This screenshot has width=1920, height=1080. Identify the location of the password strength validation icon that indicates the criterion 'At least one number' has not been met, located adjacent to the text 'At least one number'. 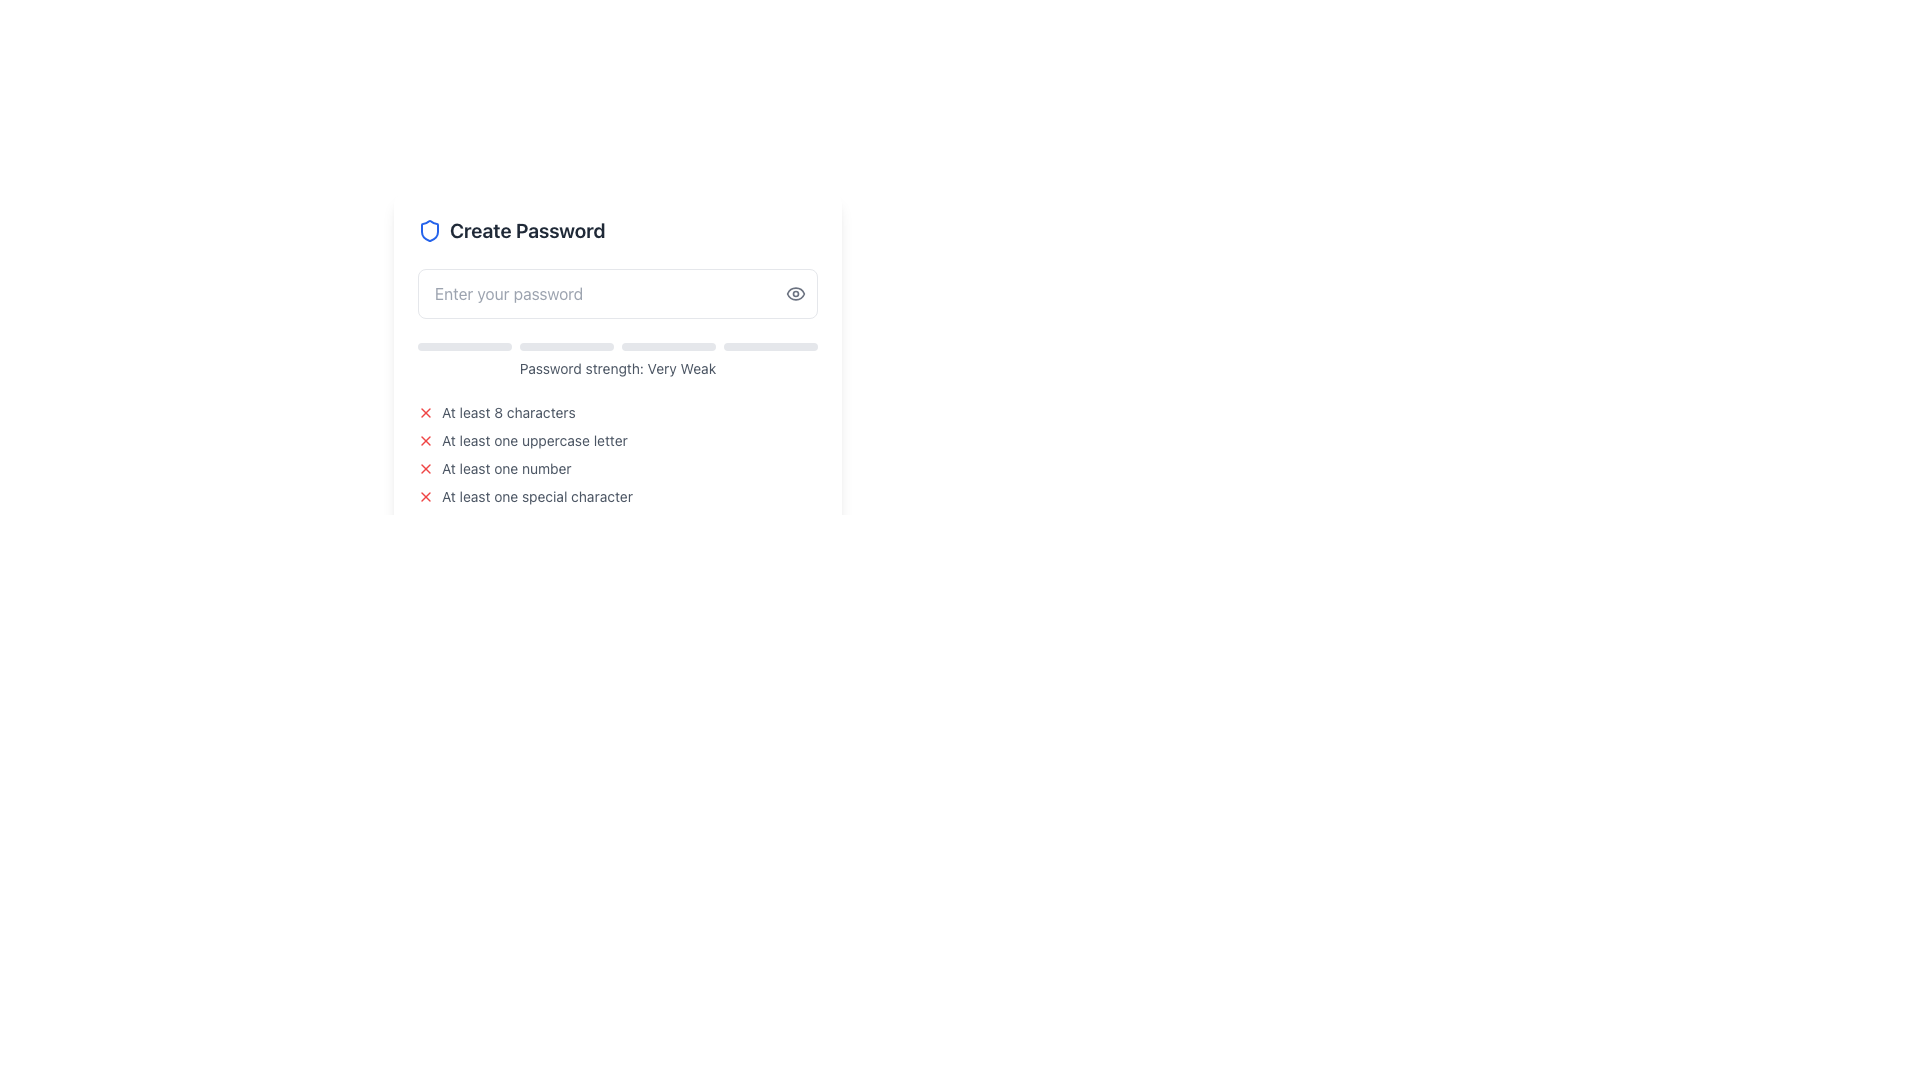
(425, 469).